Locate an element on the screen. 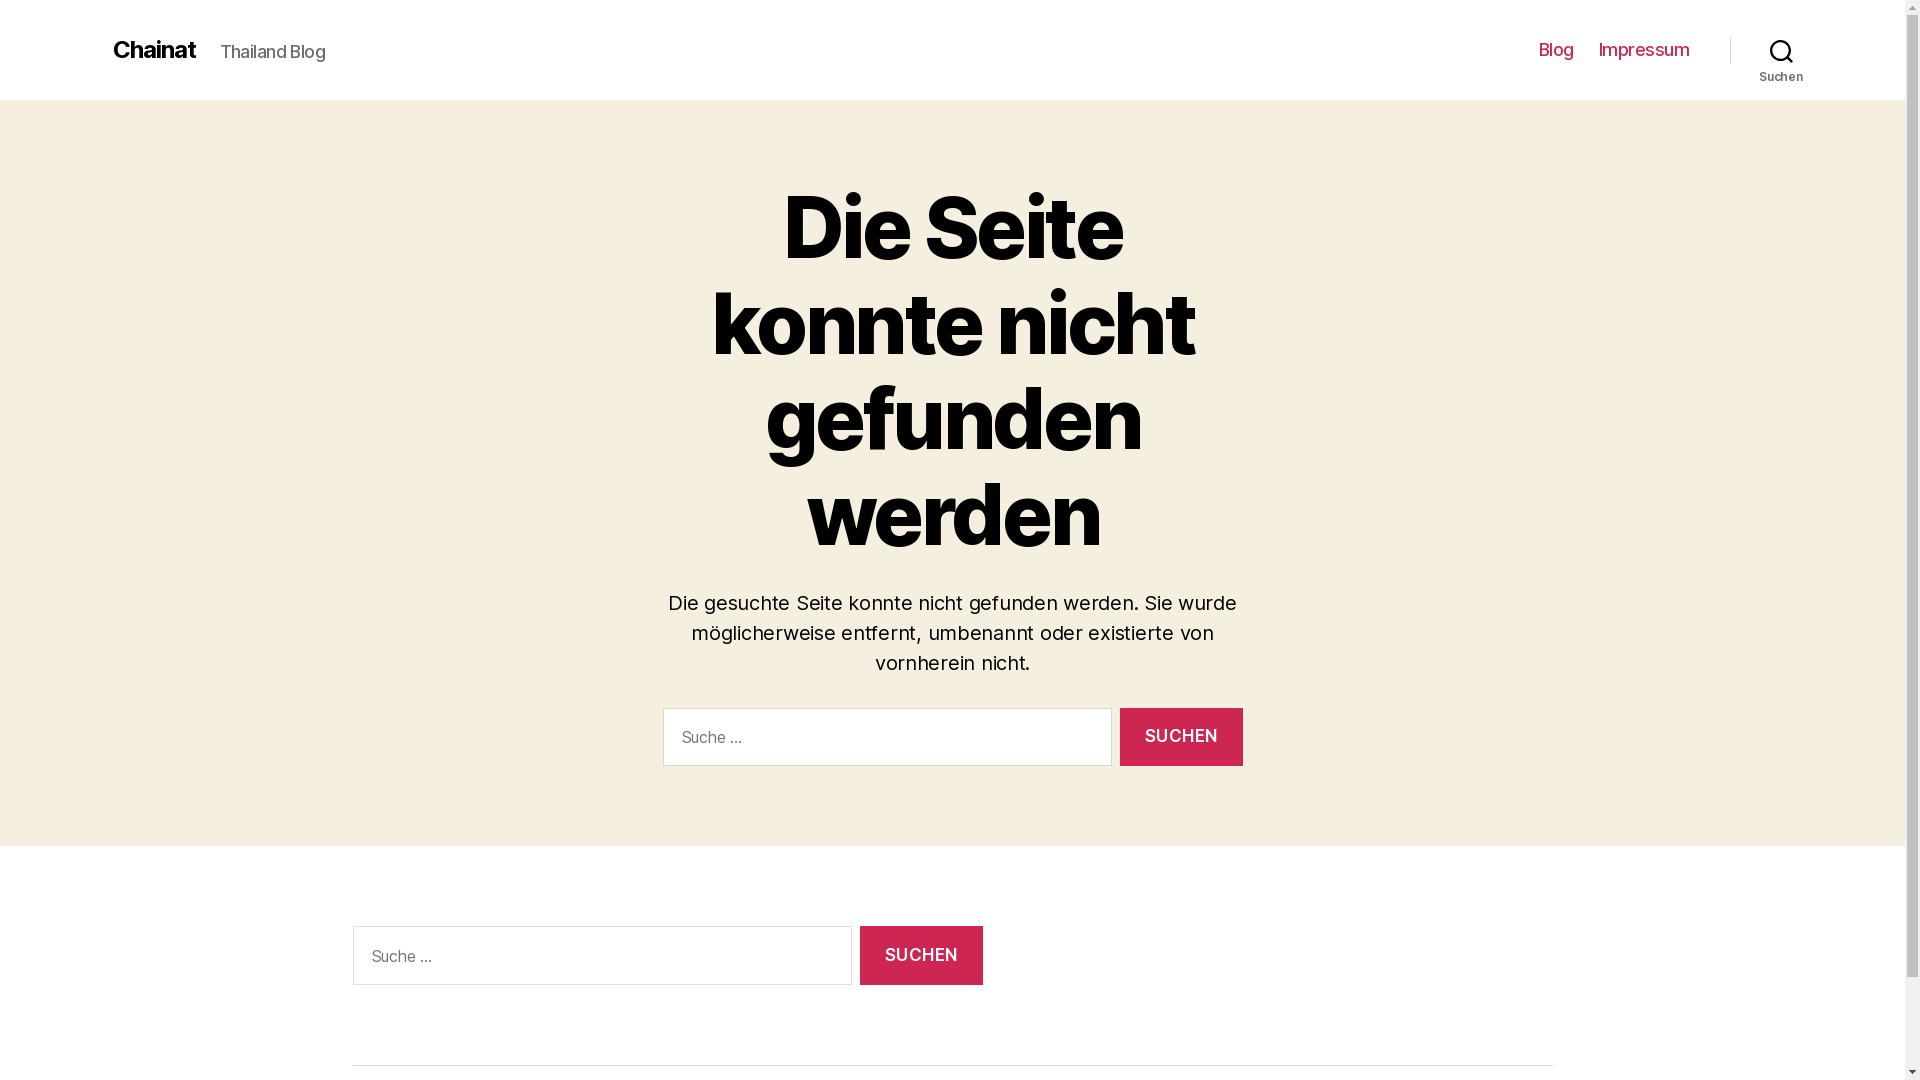 This screenshot has height=1080, width=1920. 'Suchen' is located at coordinates (1180, 737).